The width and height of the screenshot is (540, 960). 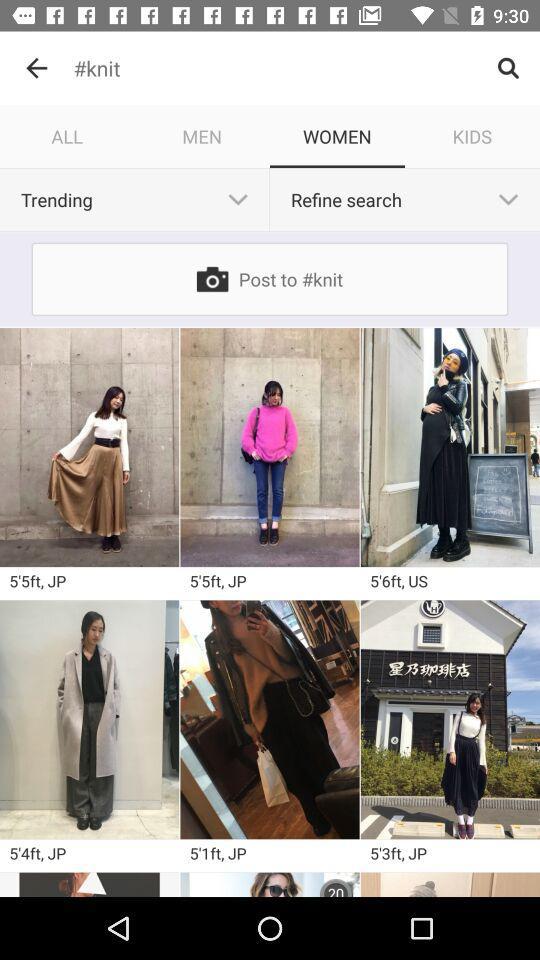 What do you see at coordinates (88, 883) in the screenshot?
I see `loads a person 's profile` at bounding box center [88, 883].